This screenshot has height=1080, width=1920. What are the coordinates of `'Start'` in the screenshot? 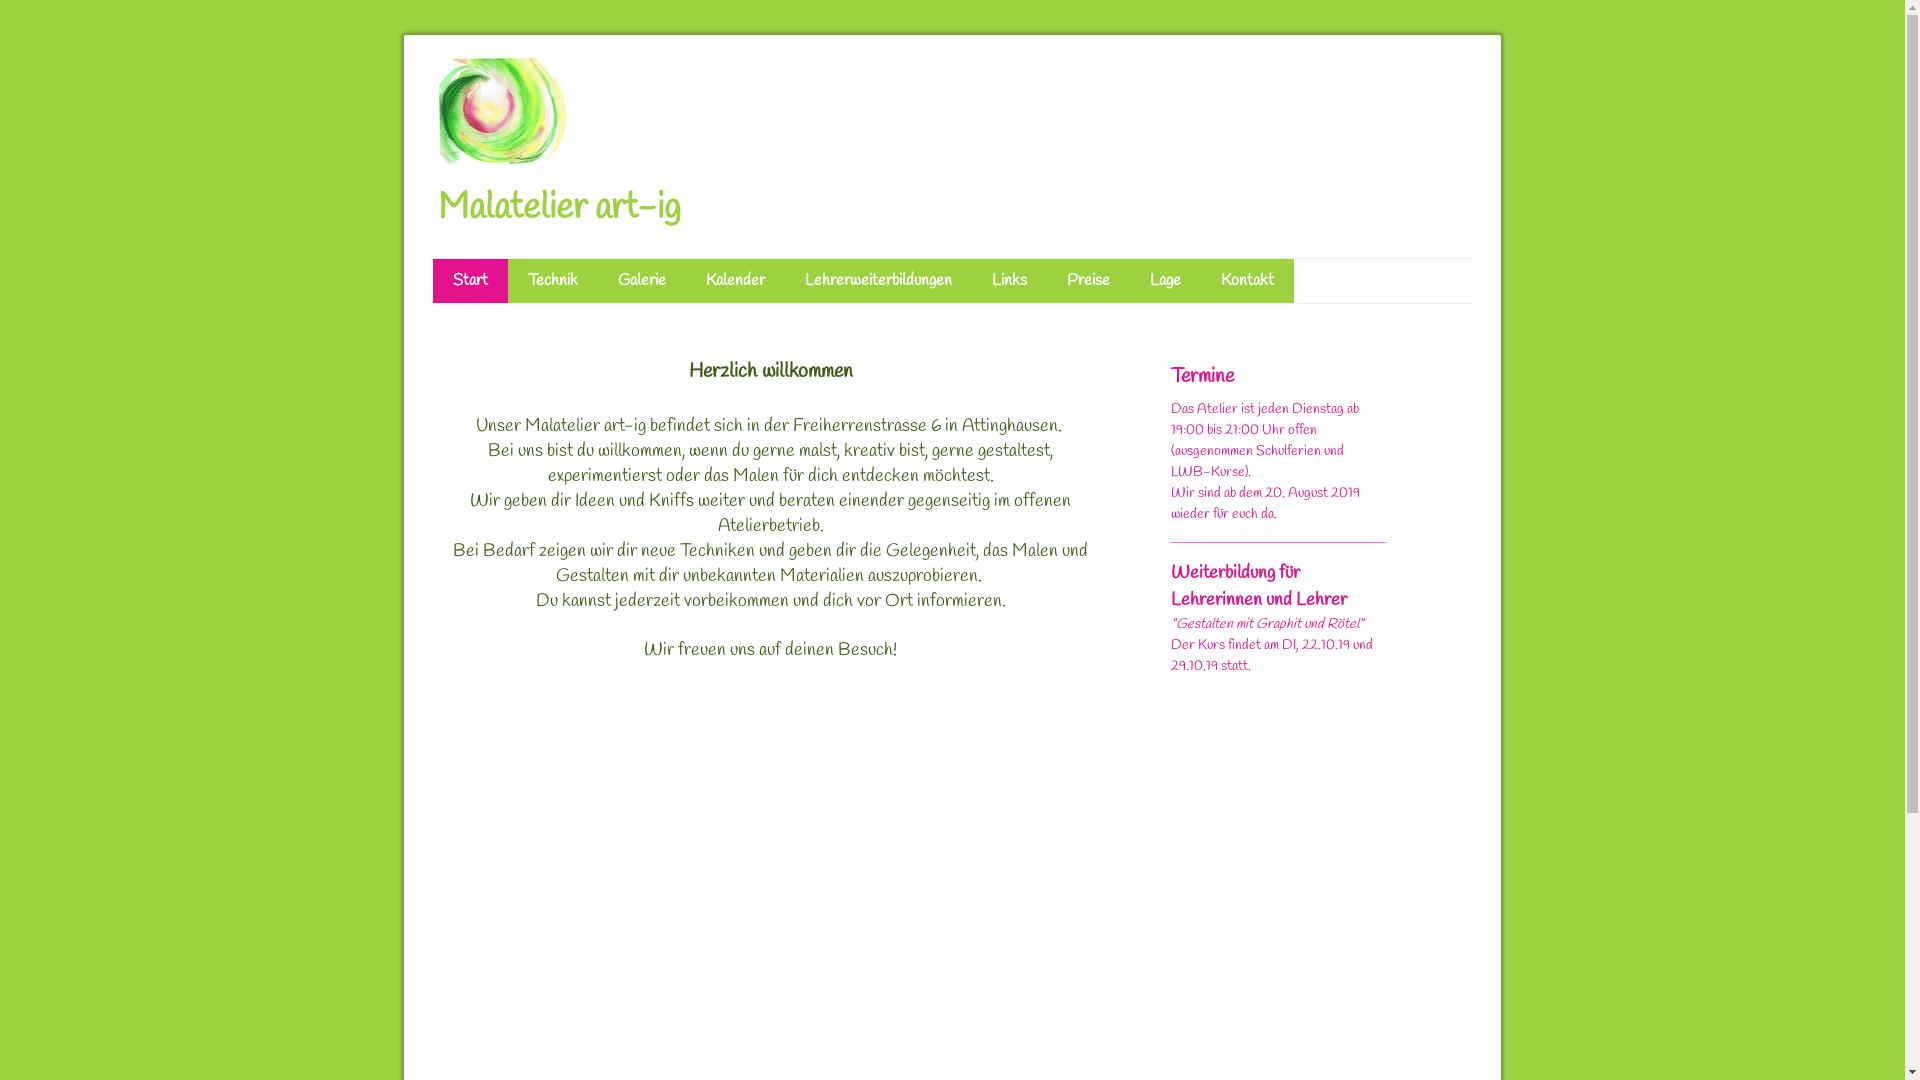 It's located at (468, 281).